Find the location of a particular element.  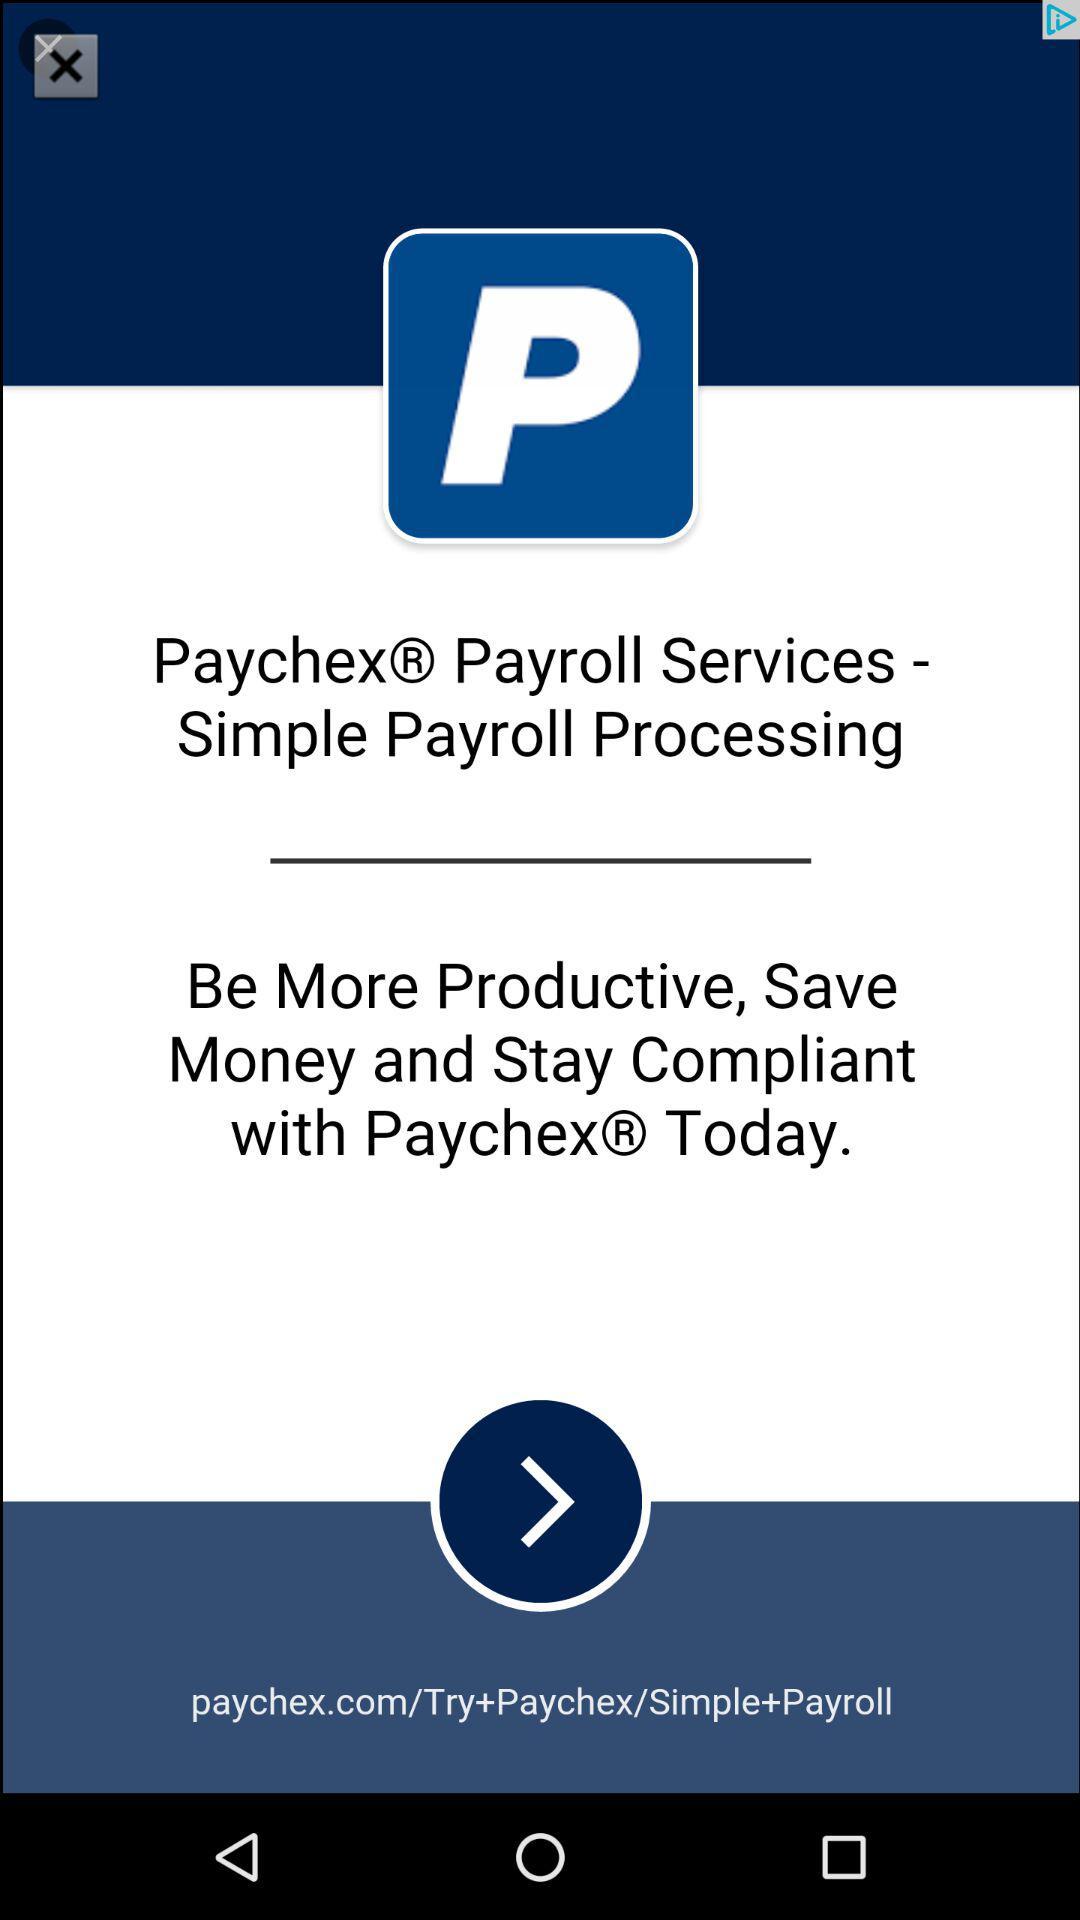

the close icon is located at coordinates (64, 70).